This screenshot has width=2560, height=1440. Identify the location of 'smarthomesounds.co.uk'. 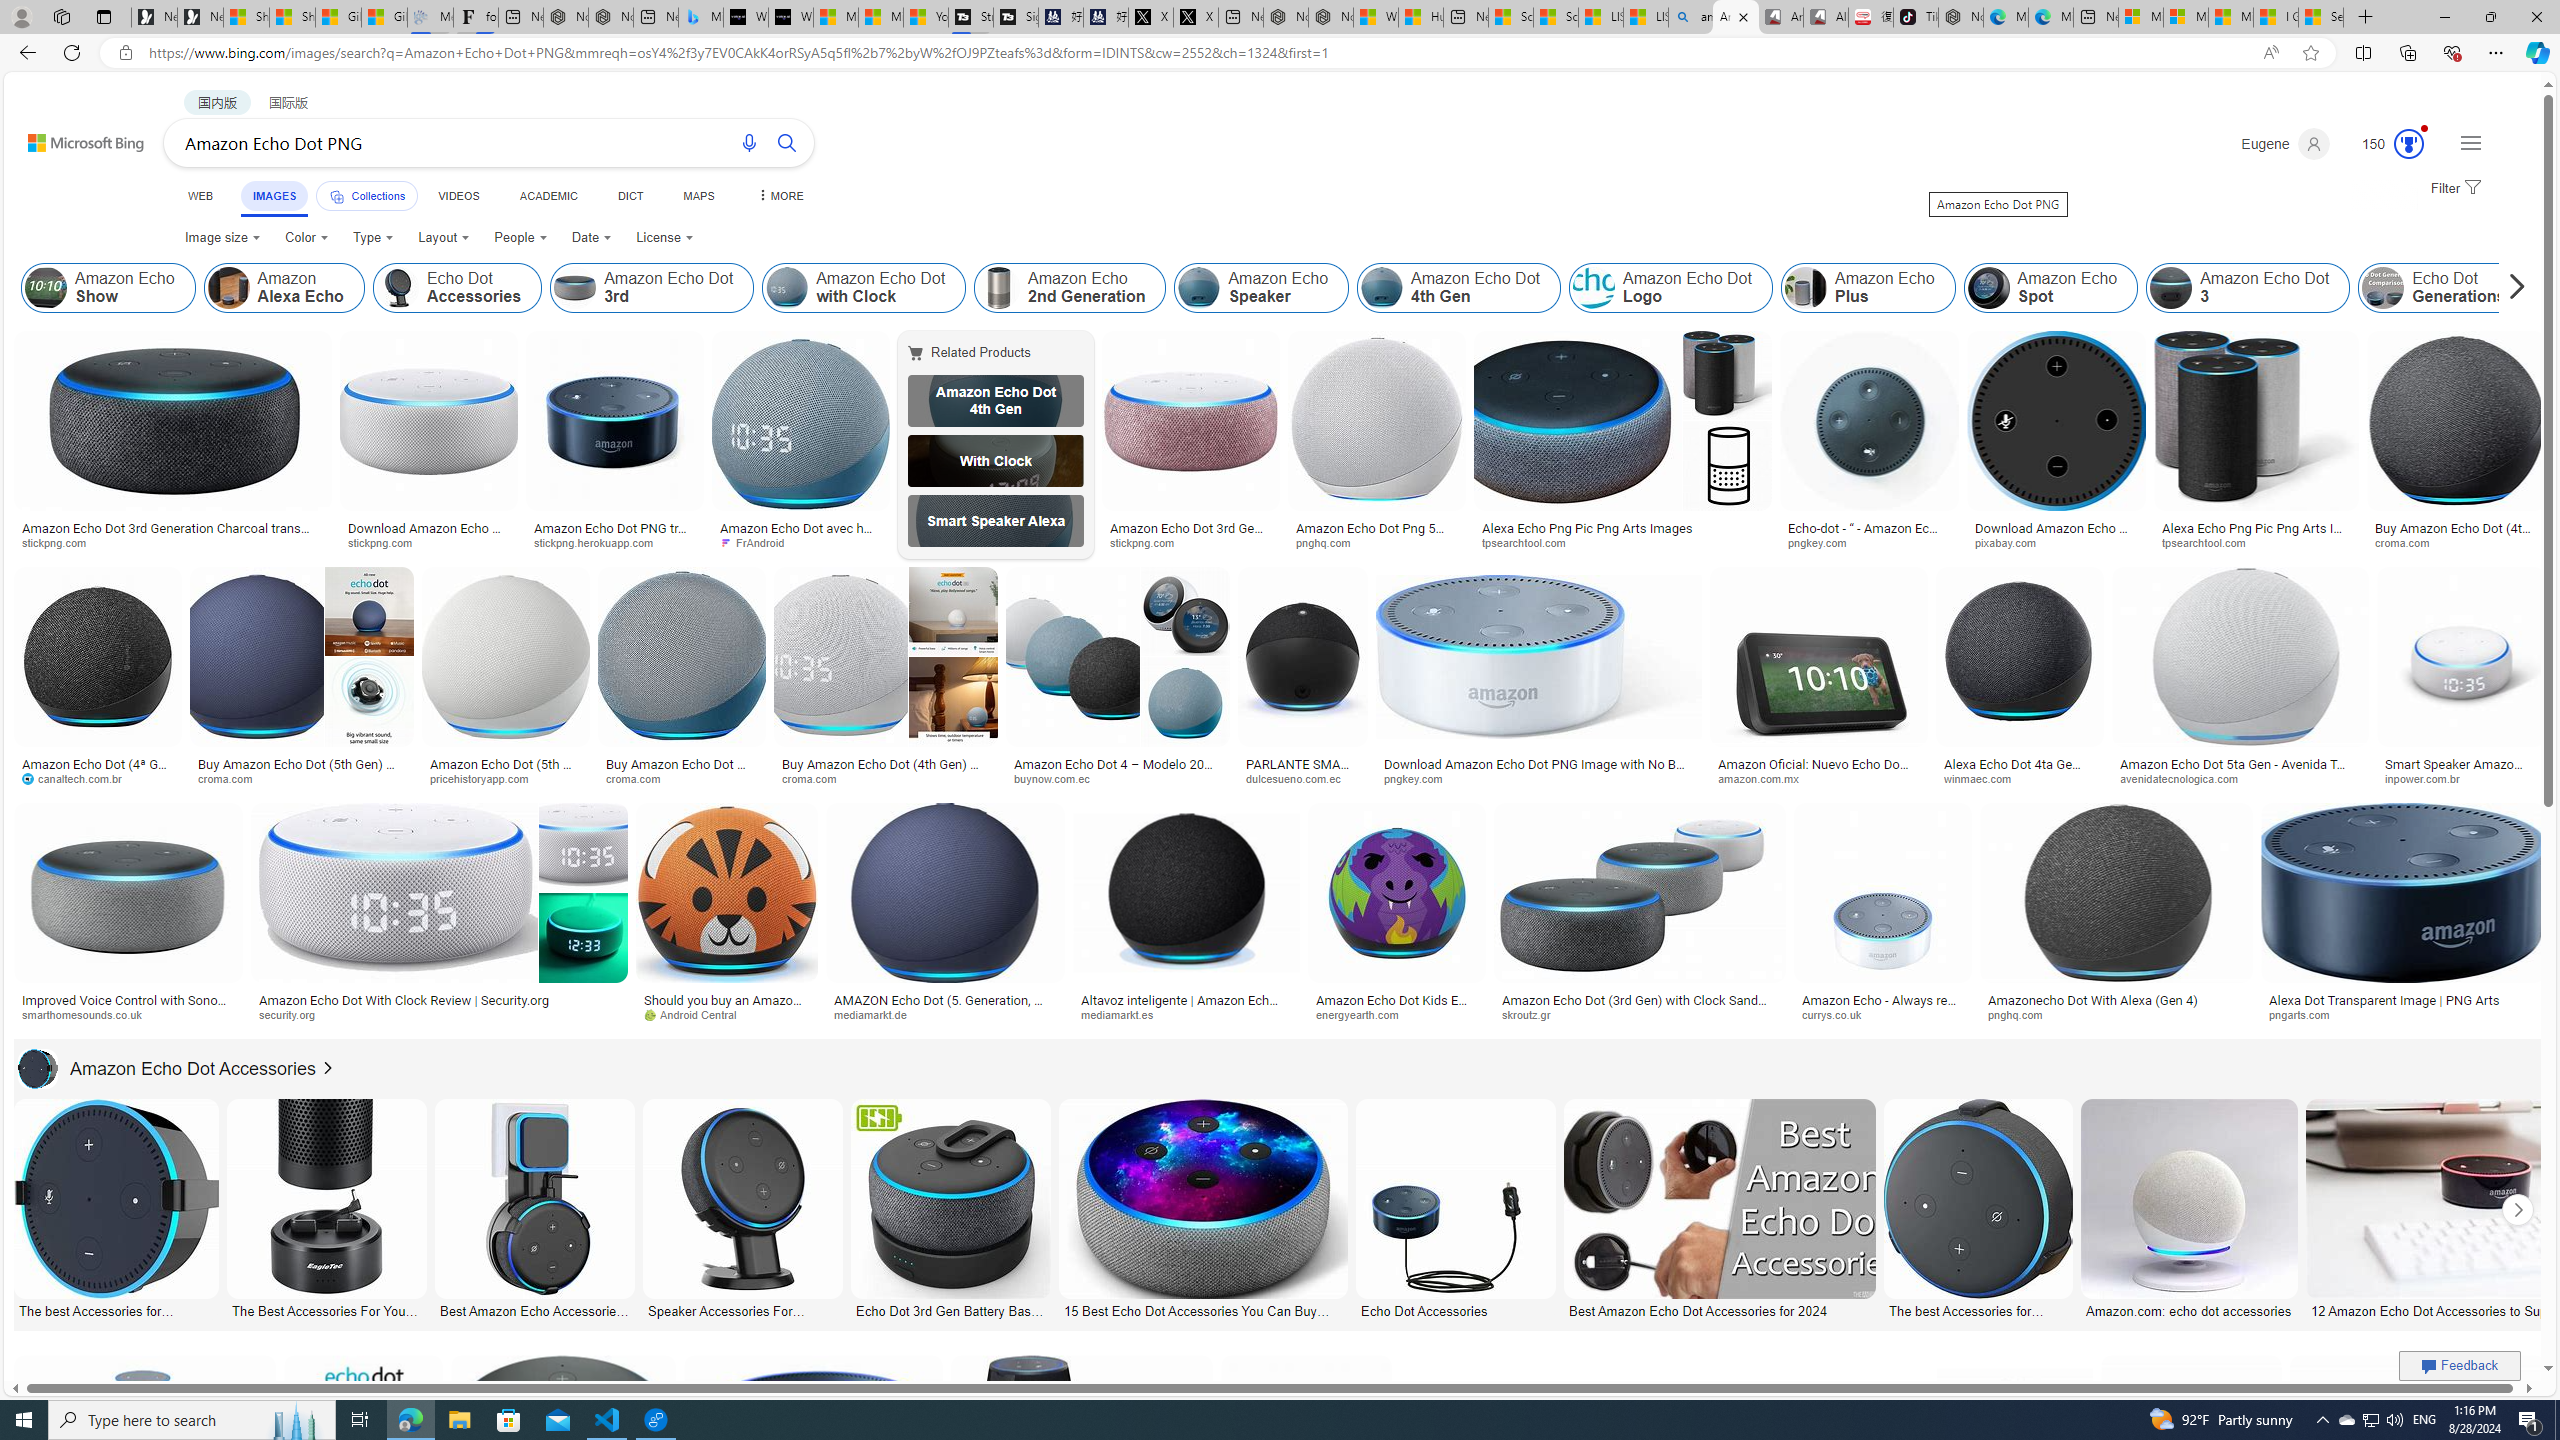
(129, 1014).